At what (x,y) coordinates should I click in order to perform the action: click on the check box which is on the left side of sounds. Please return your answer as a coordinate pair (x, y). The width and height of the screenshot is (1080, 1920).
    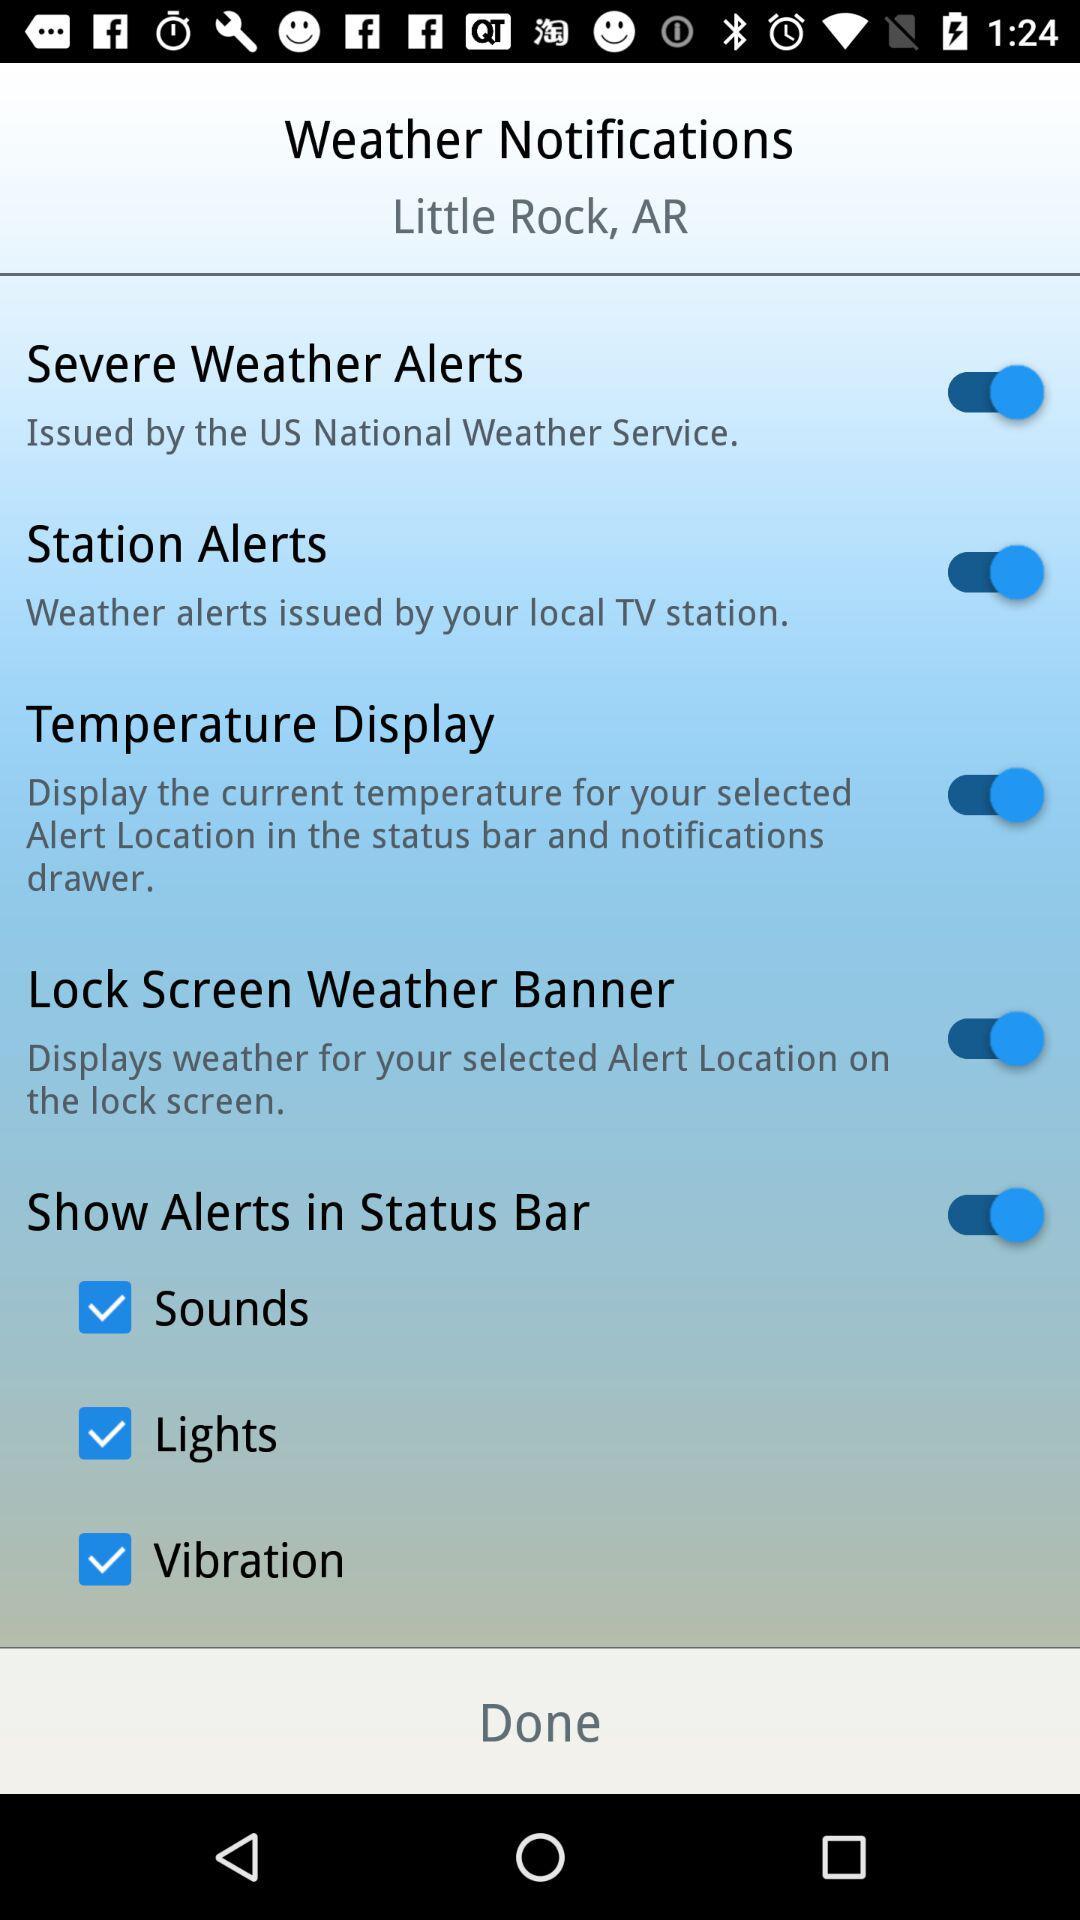
    Looking at the image, I should click on (194, 1306).